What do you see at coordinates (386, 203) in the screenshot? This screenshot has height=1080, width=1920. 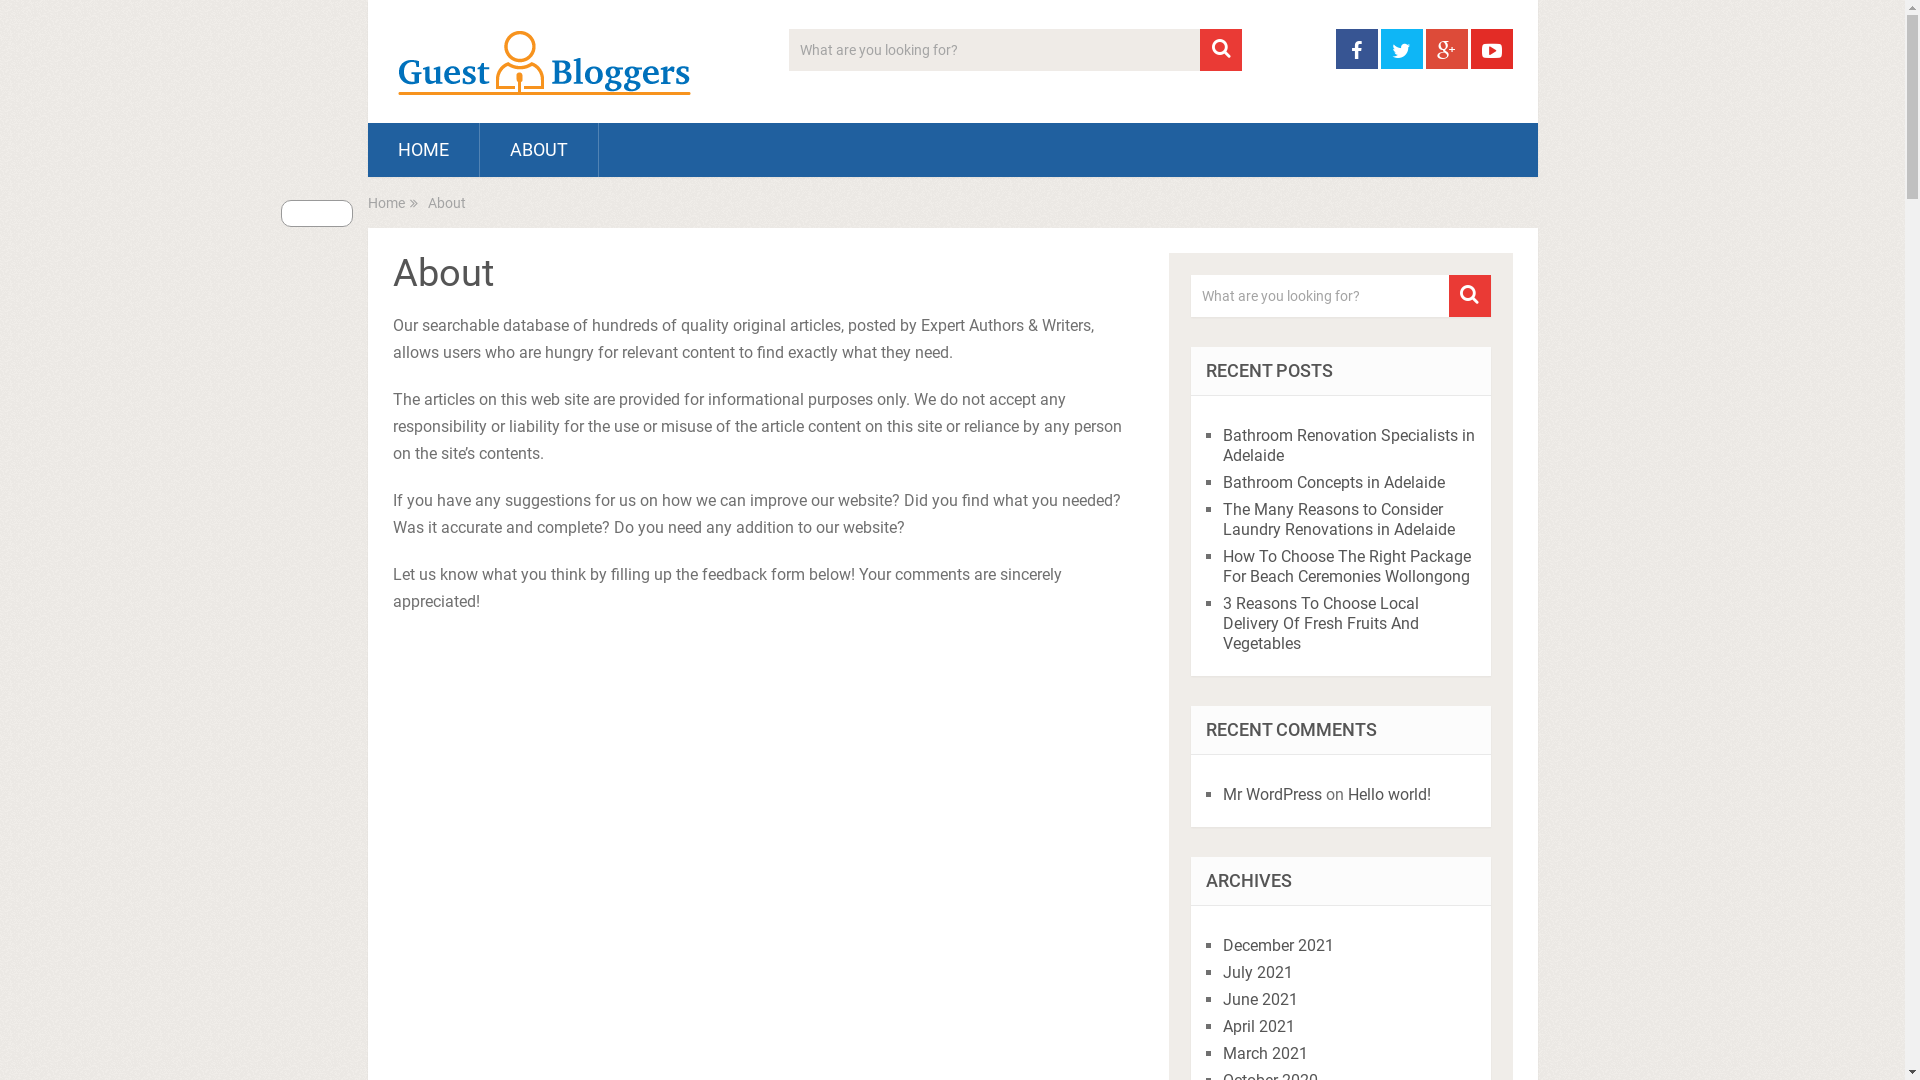 I see `'Home'` at bounding box center [386, 203].